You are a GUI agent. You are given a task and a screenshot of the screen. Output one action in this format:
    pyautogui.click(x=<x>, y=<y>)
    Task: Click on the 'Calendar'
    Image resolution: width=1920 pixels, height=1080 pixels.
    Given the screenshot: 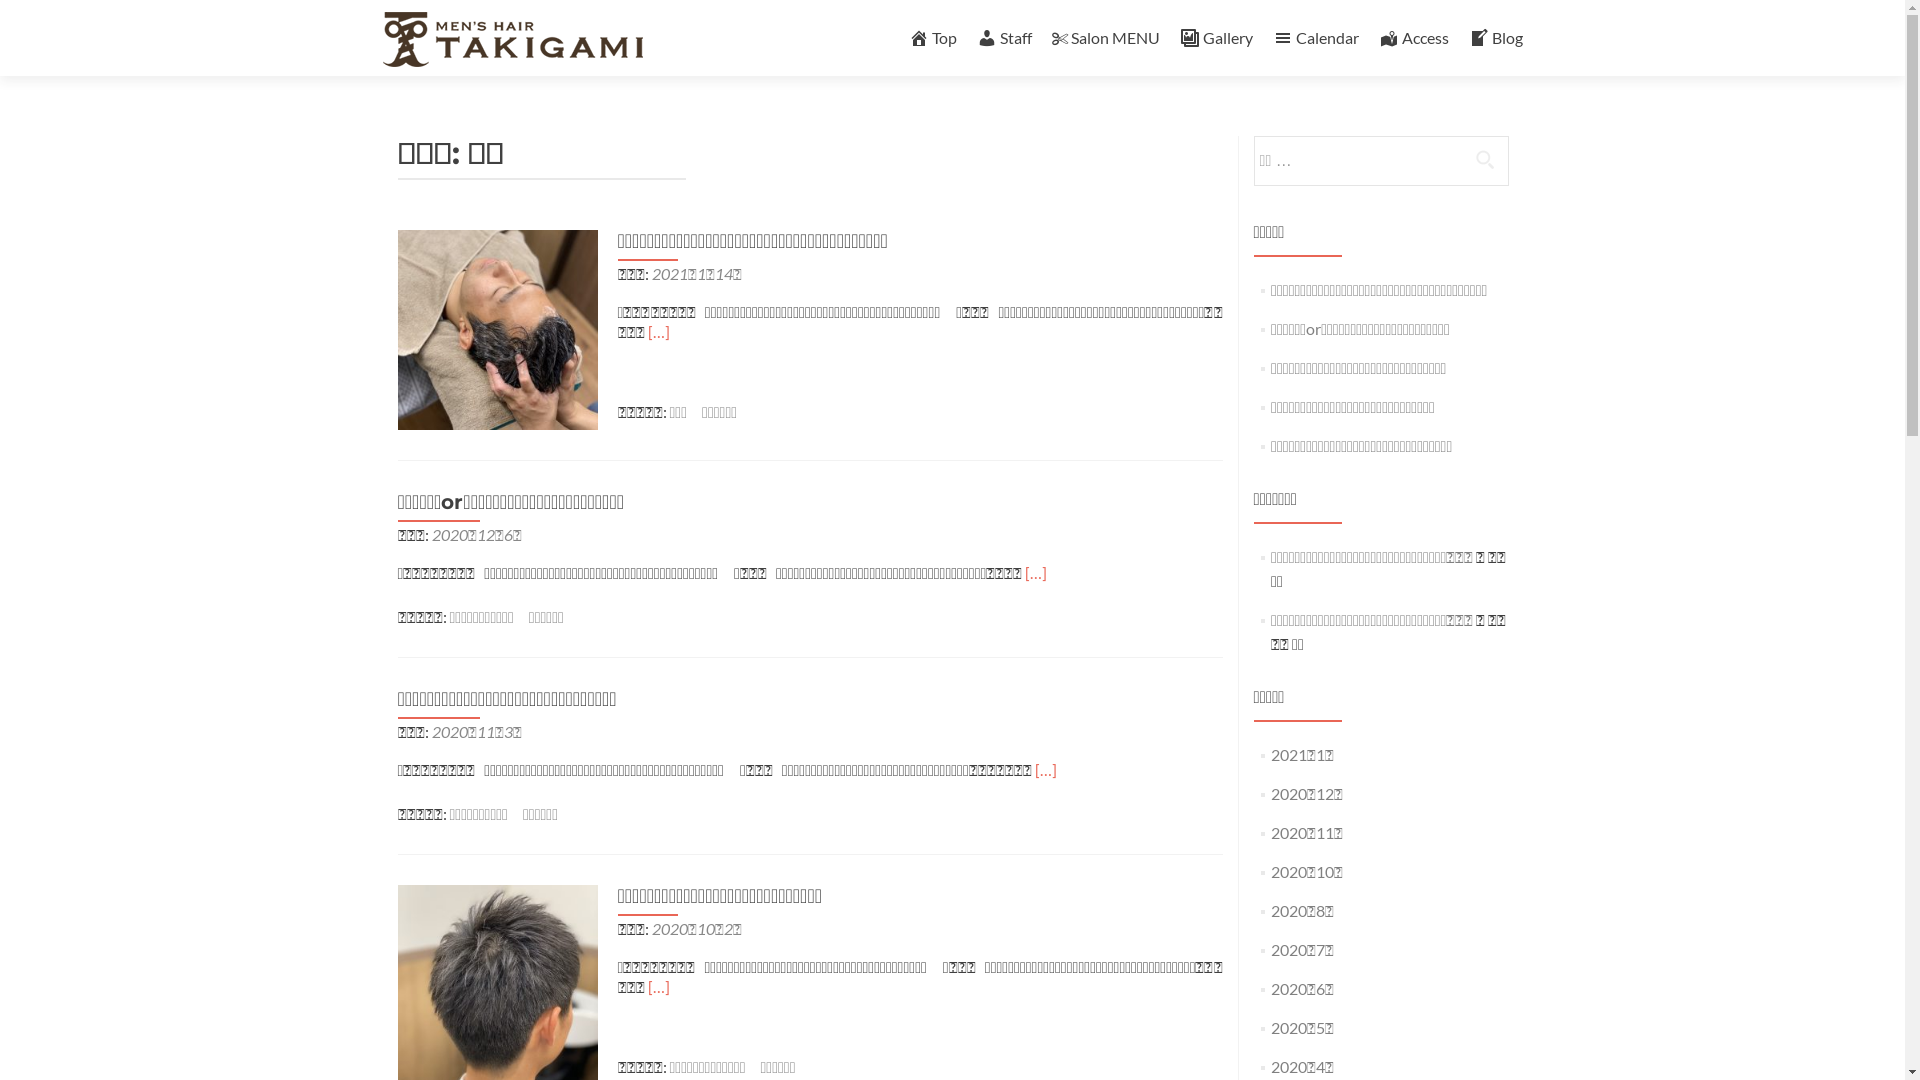 What is the action you would take?
    pyautogui.click(x=1315, y=37)
    